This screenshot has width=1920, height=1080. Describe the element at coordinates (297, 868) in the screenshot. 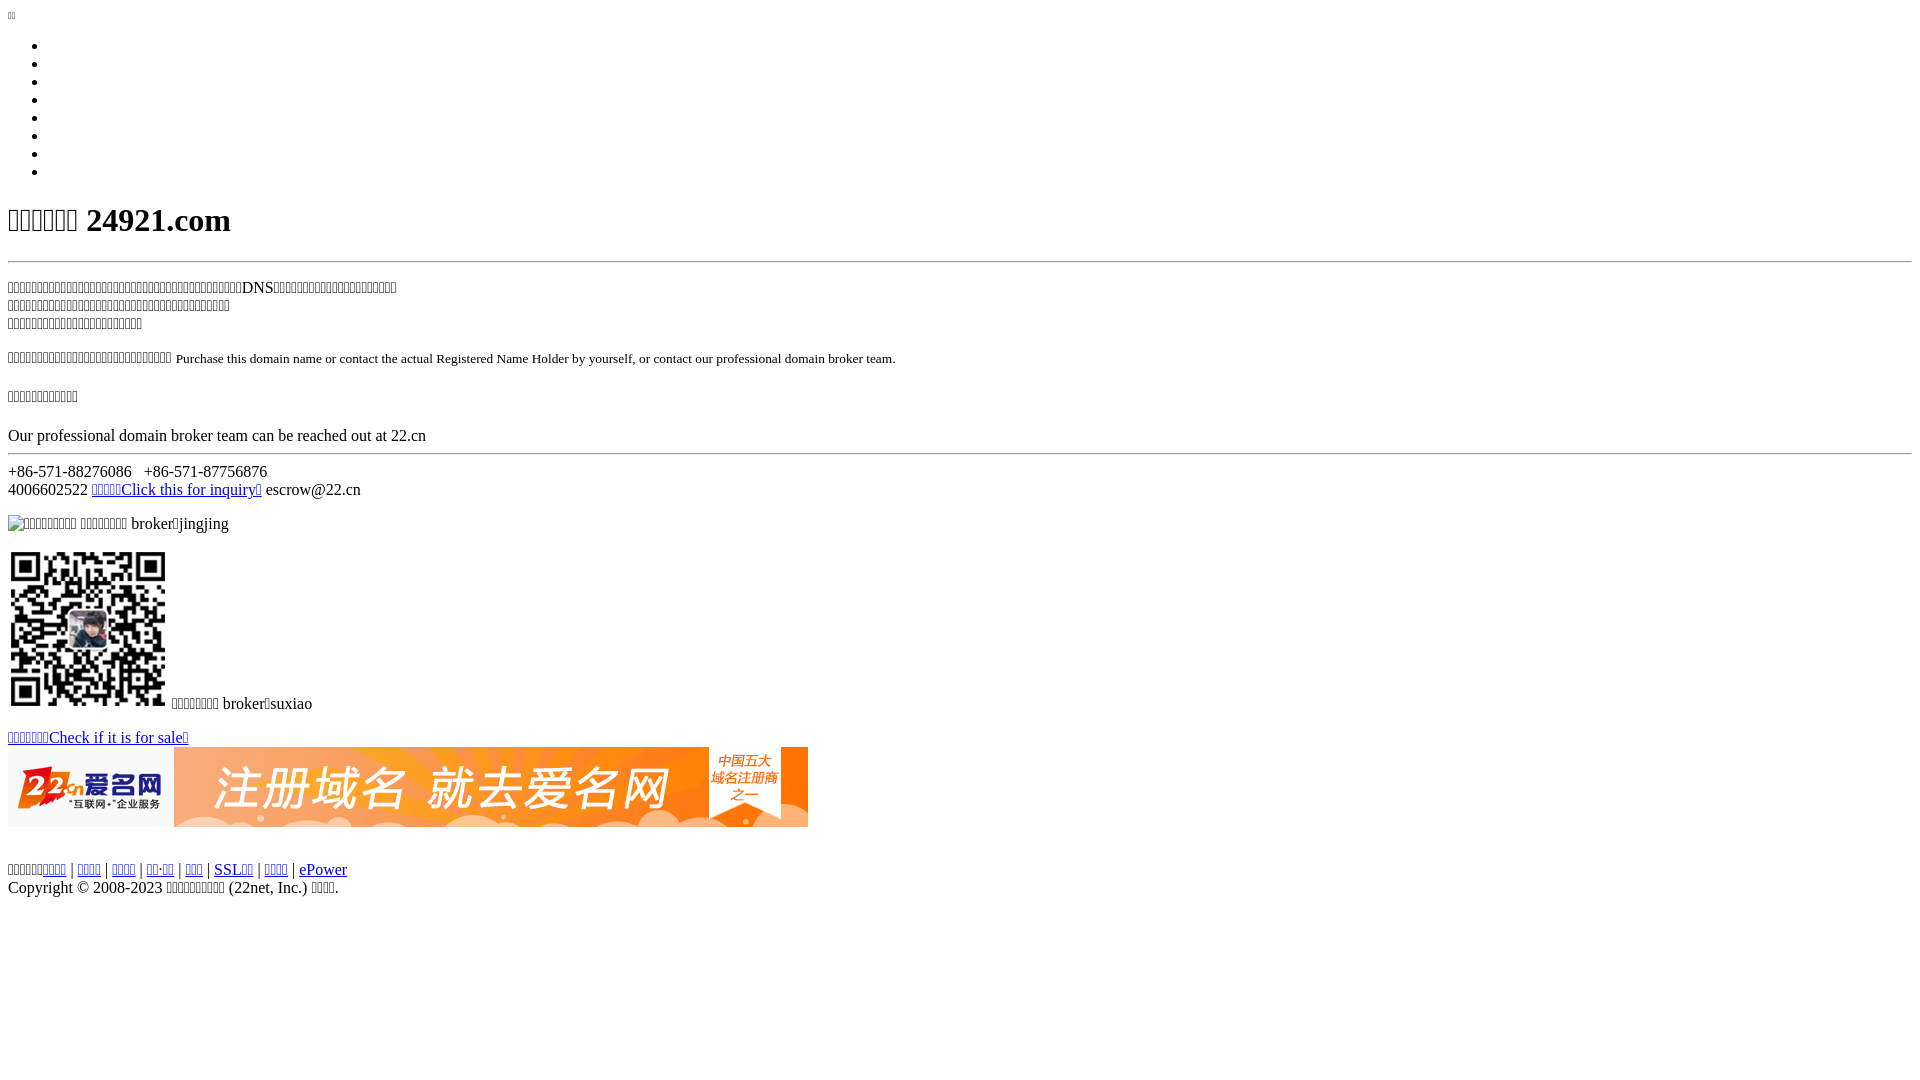

I see `'ePower'` at that location.